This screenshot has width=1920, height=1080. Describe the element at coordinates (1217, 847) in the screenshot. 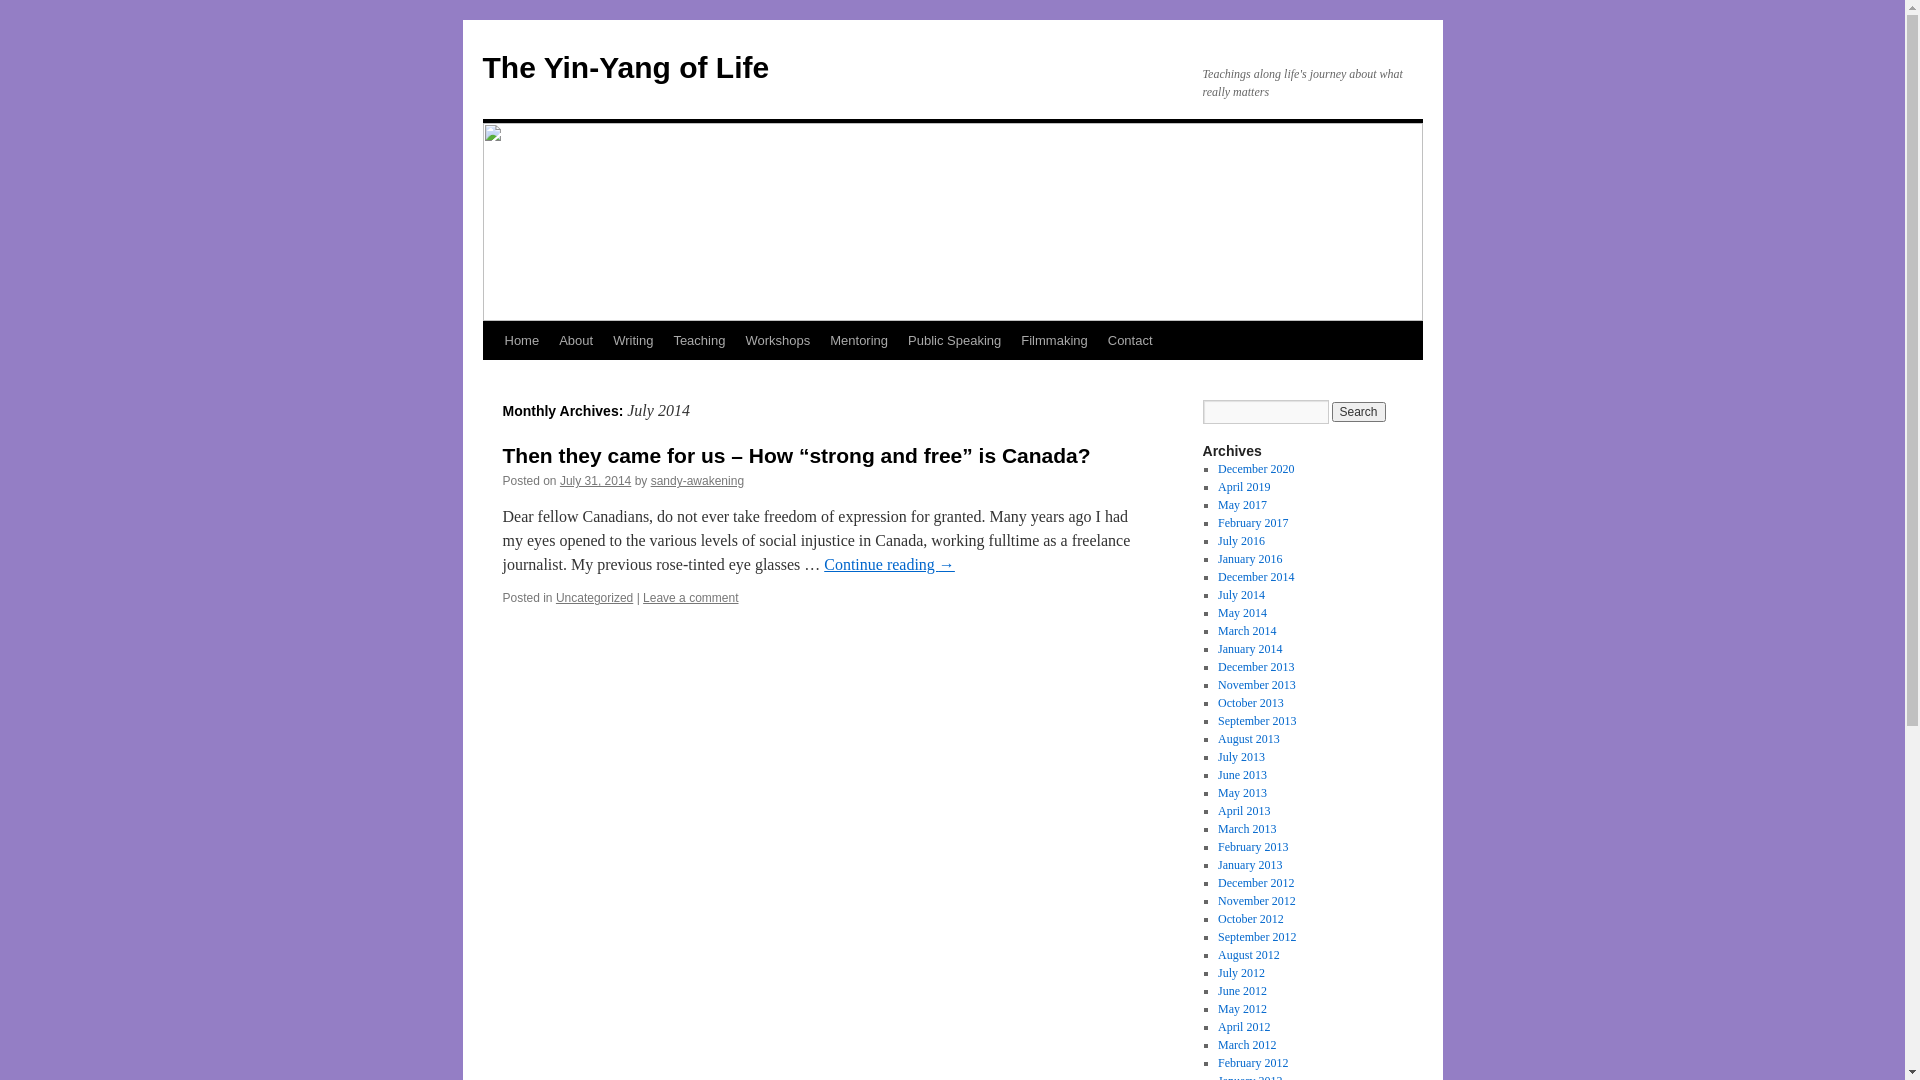

I see `'February 2013'` at that location.